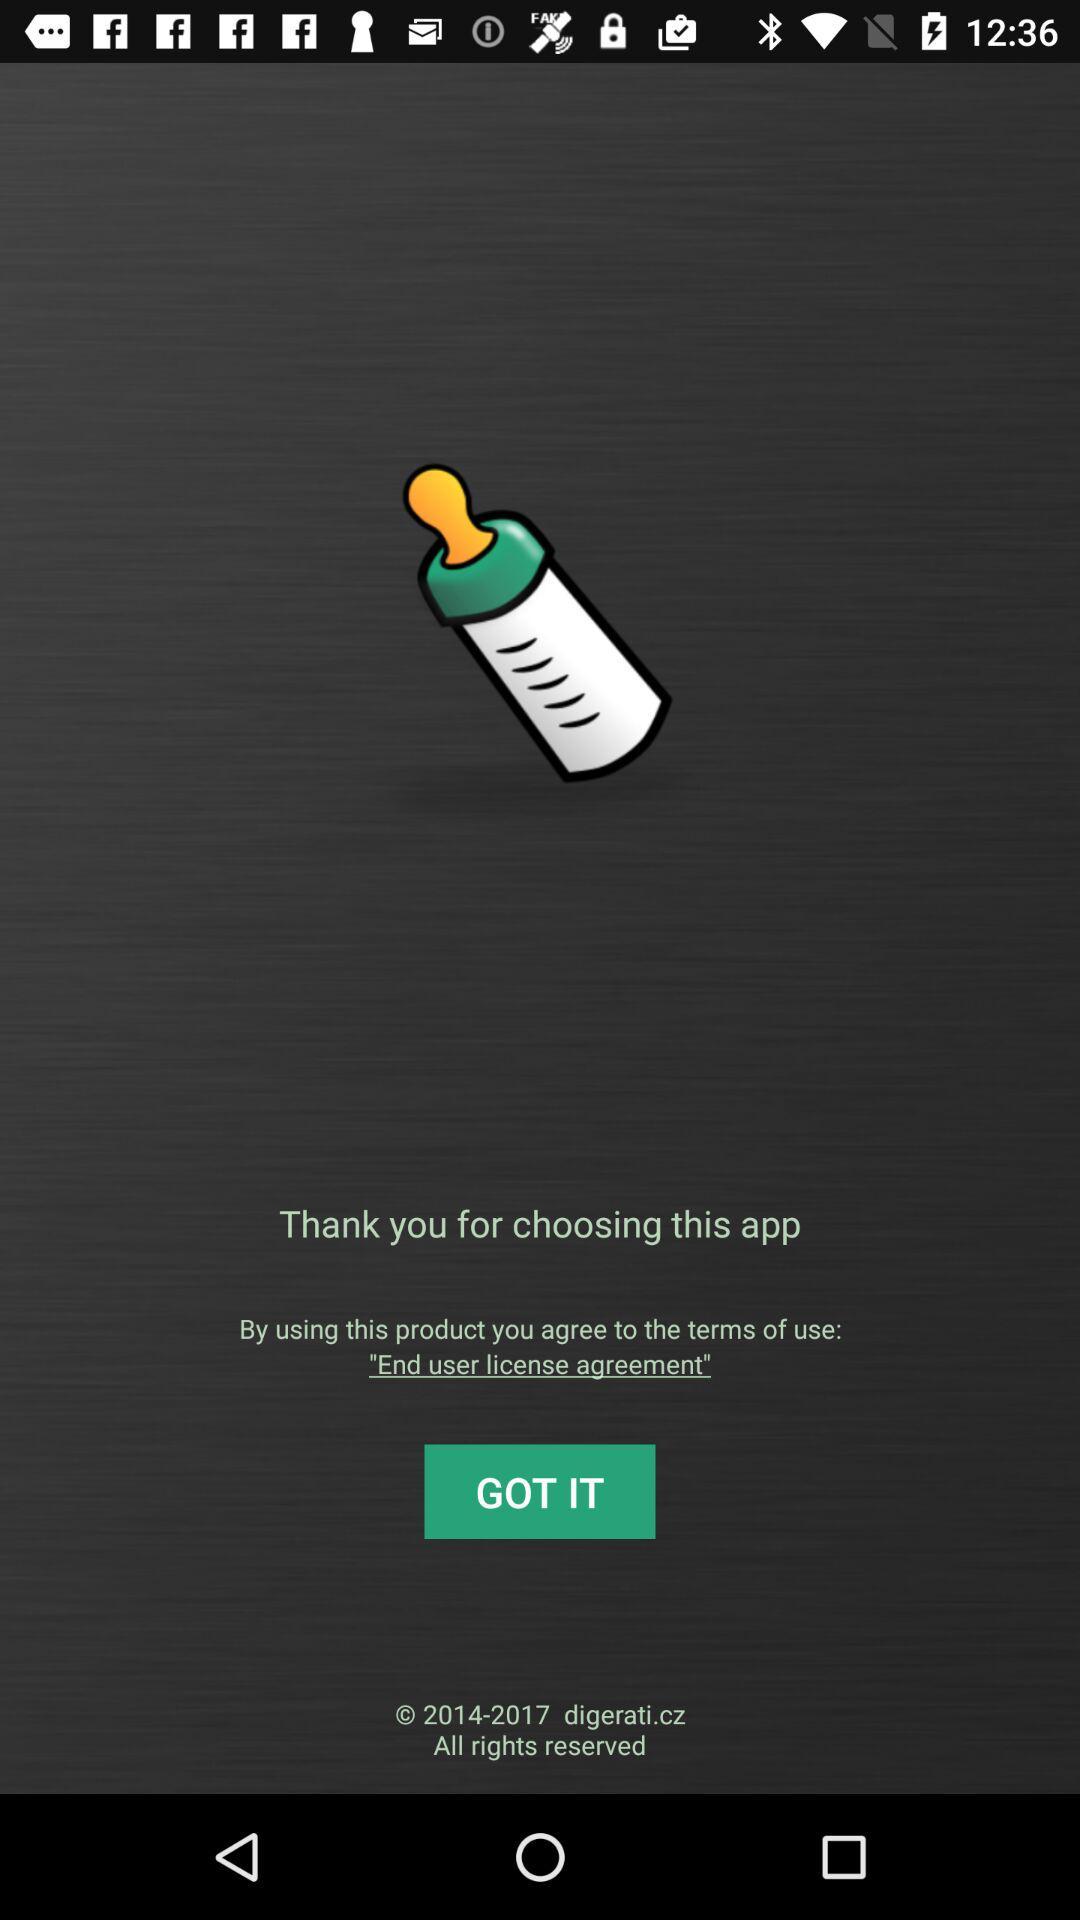 This screenshot has height=1920, width=1080. I want to click on the got it item, so click(540, 1491).